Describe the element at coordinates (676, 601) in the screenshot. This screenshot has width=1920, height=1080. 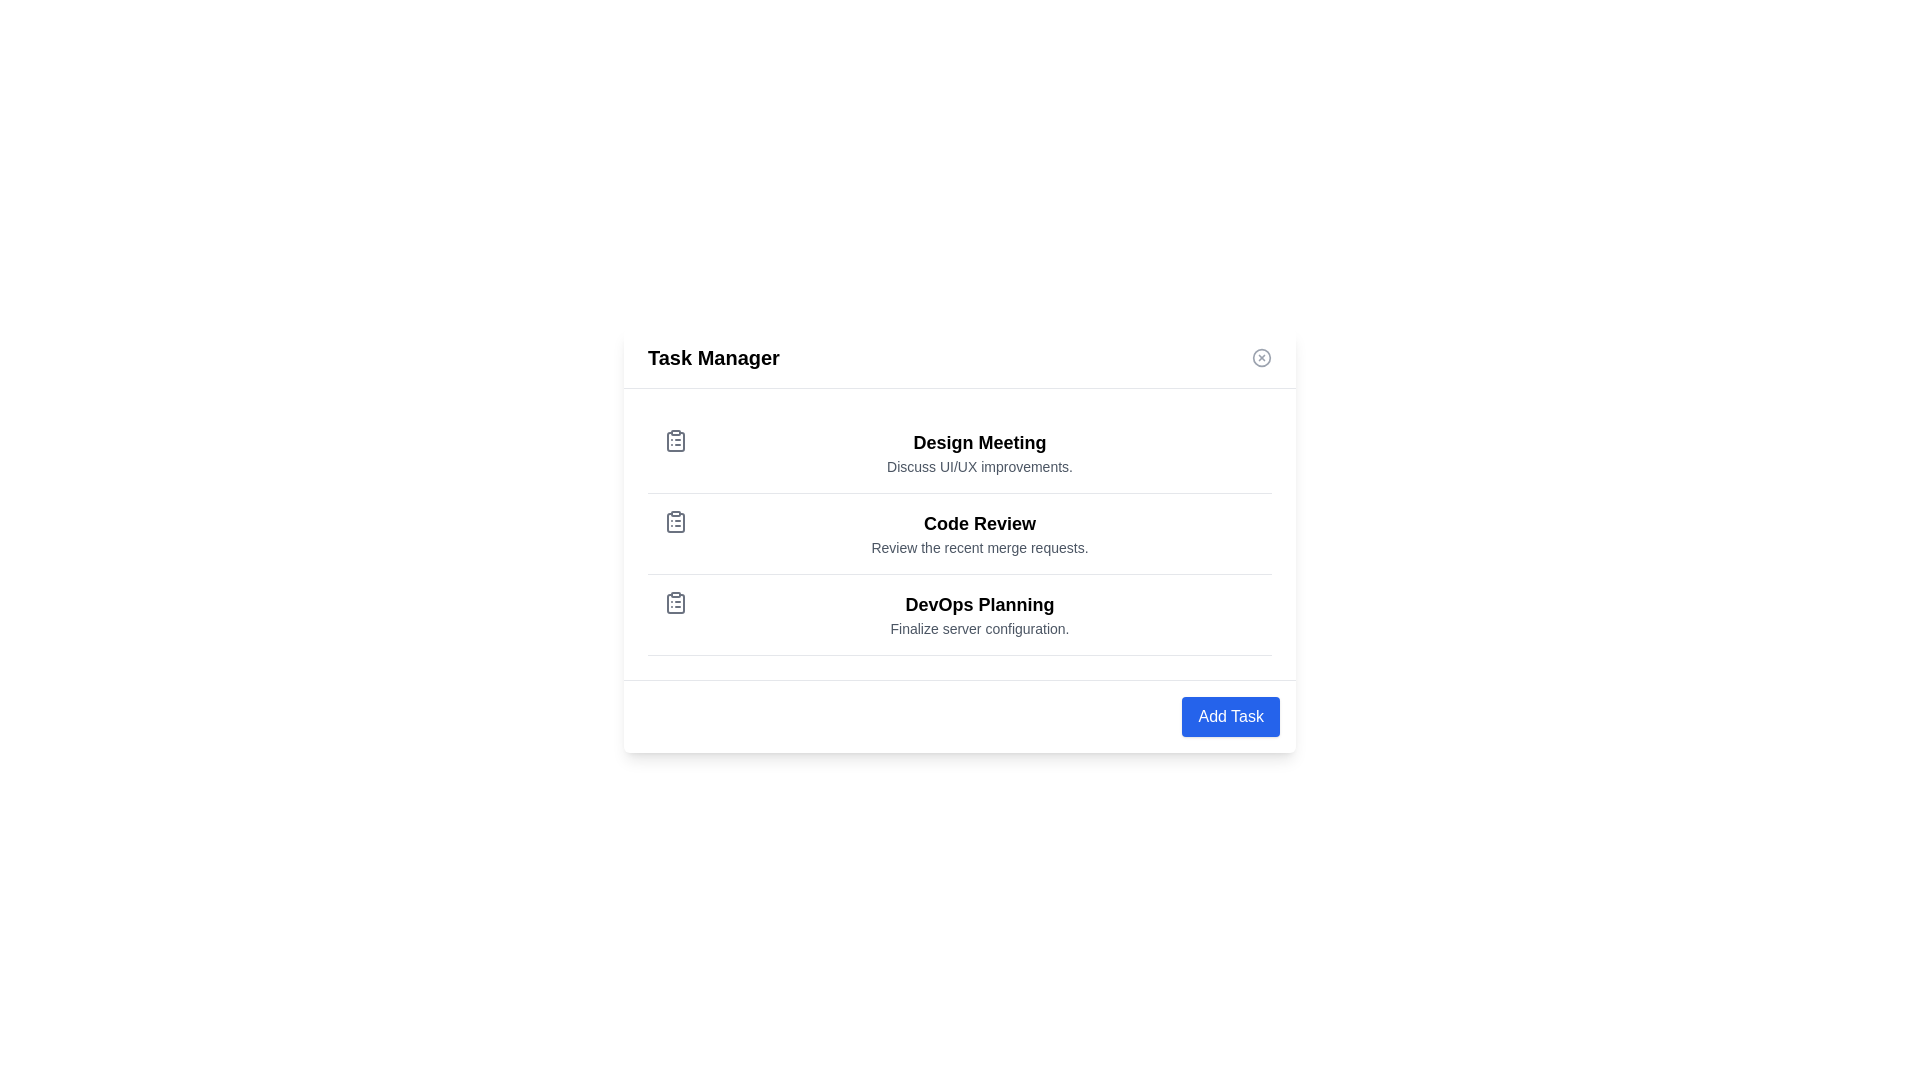
I see `the task icon for DevOps Planning` at that location.